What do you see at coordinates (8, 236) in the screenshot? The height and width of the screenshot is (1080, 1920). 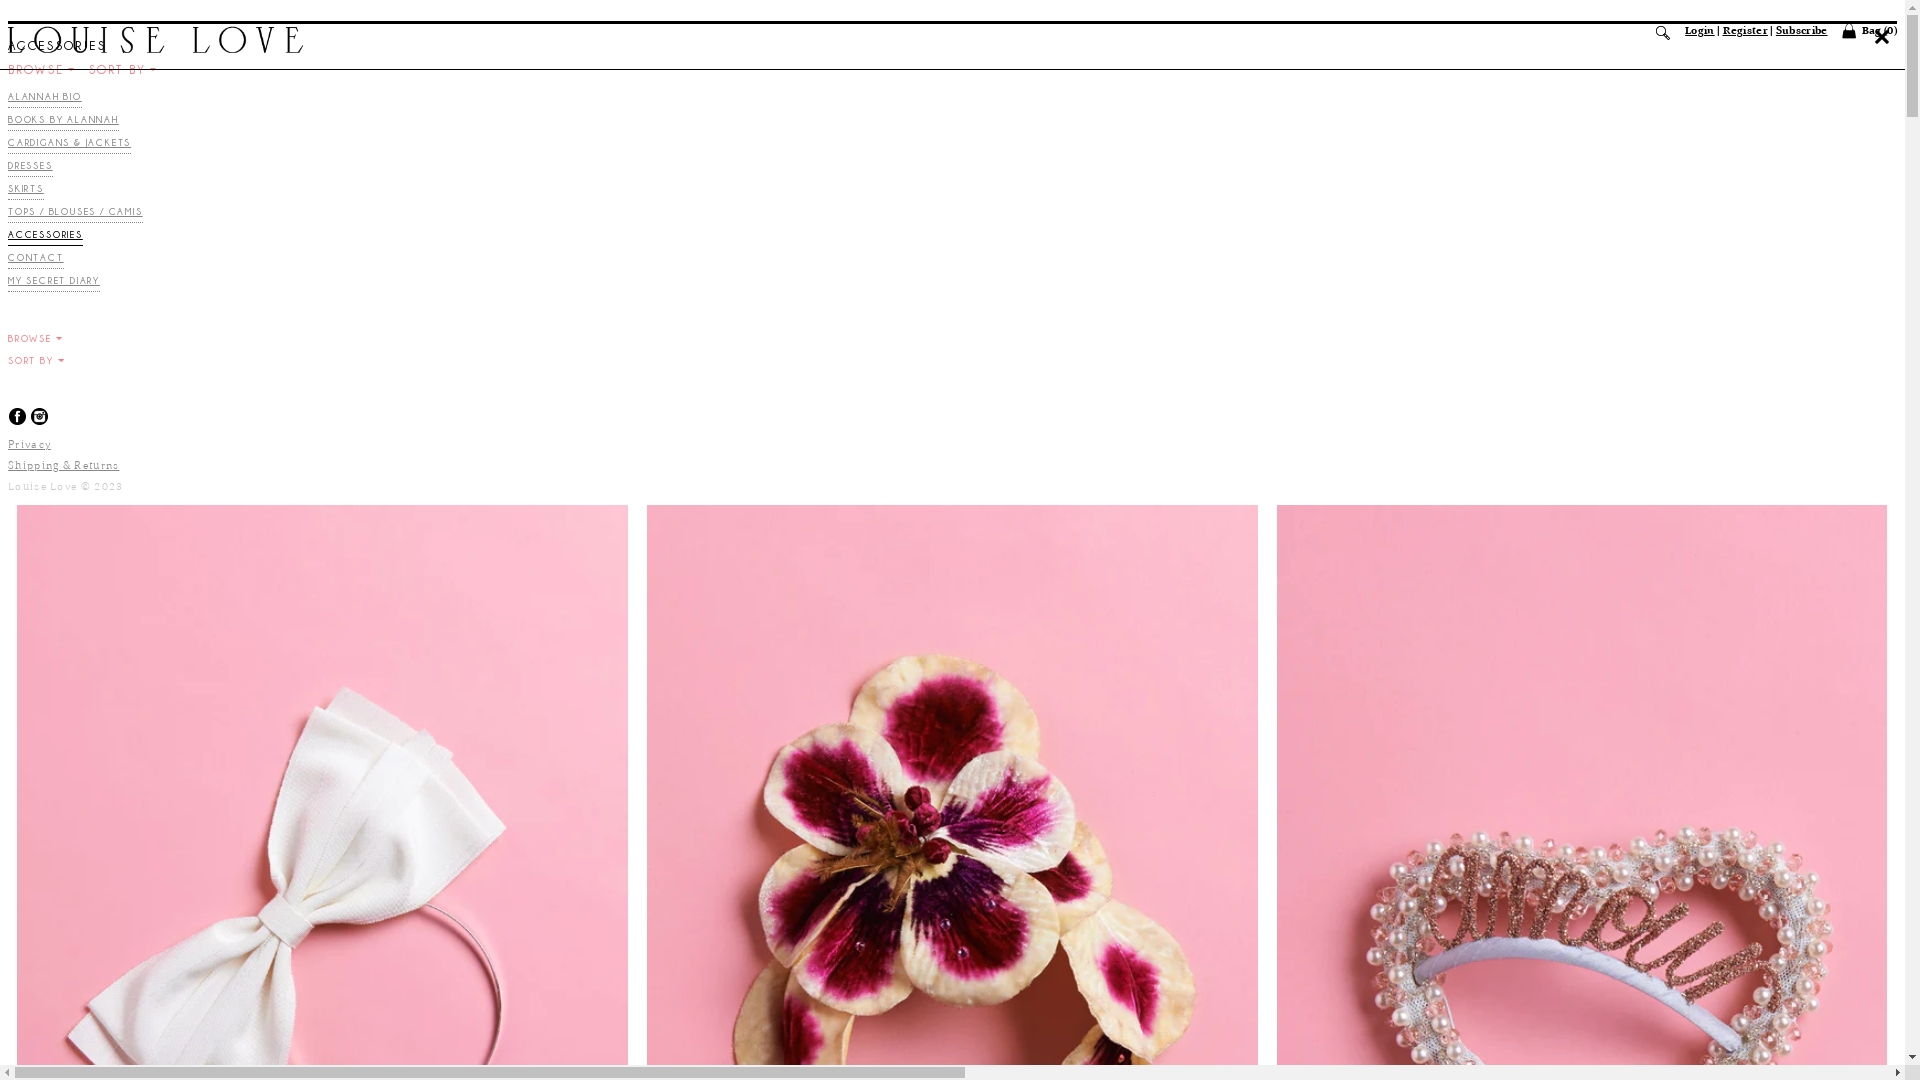 I see `'ACCESSORIES'` at bounding box center [8, 236].